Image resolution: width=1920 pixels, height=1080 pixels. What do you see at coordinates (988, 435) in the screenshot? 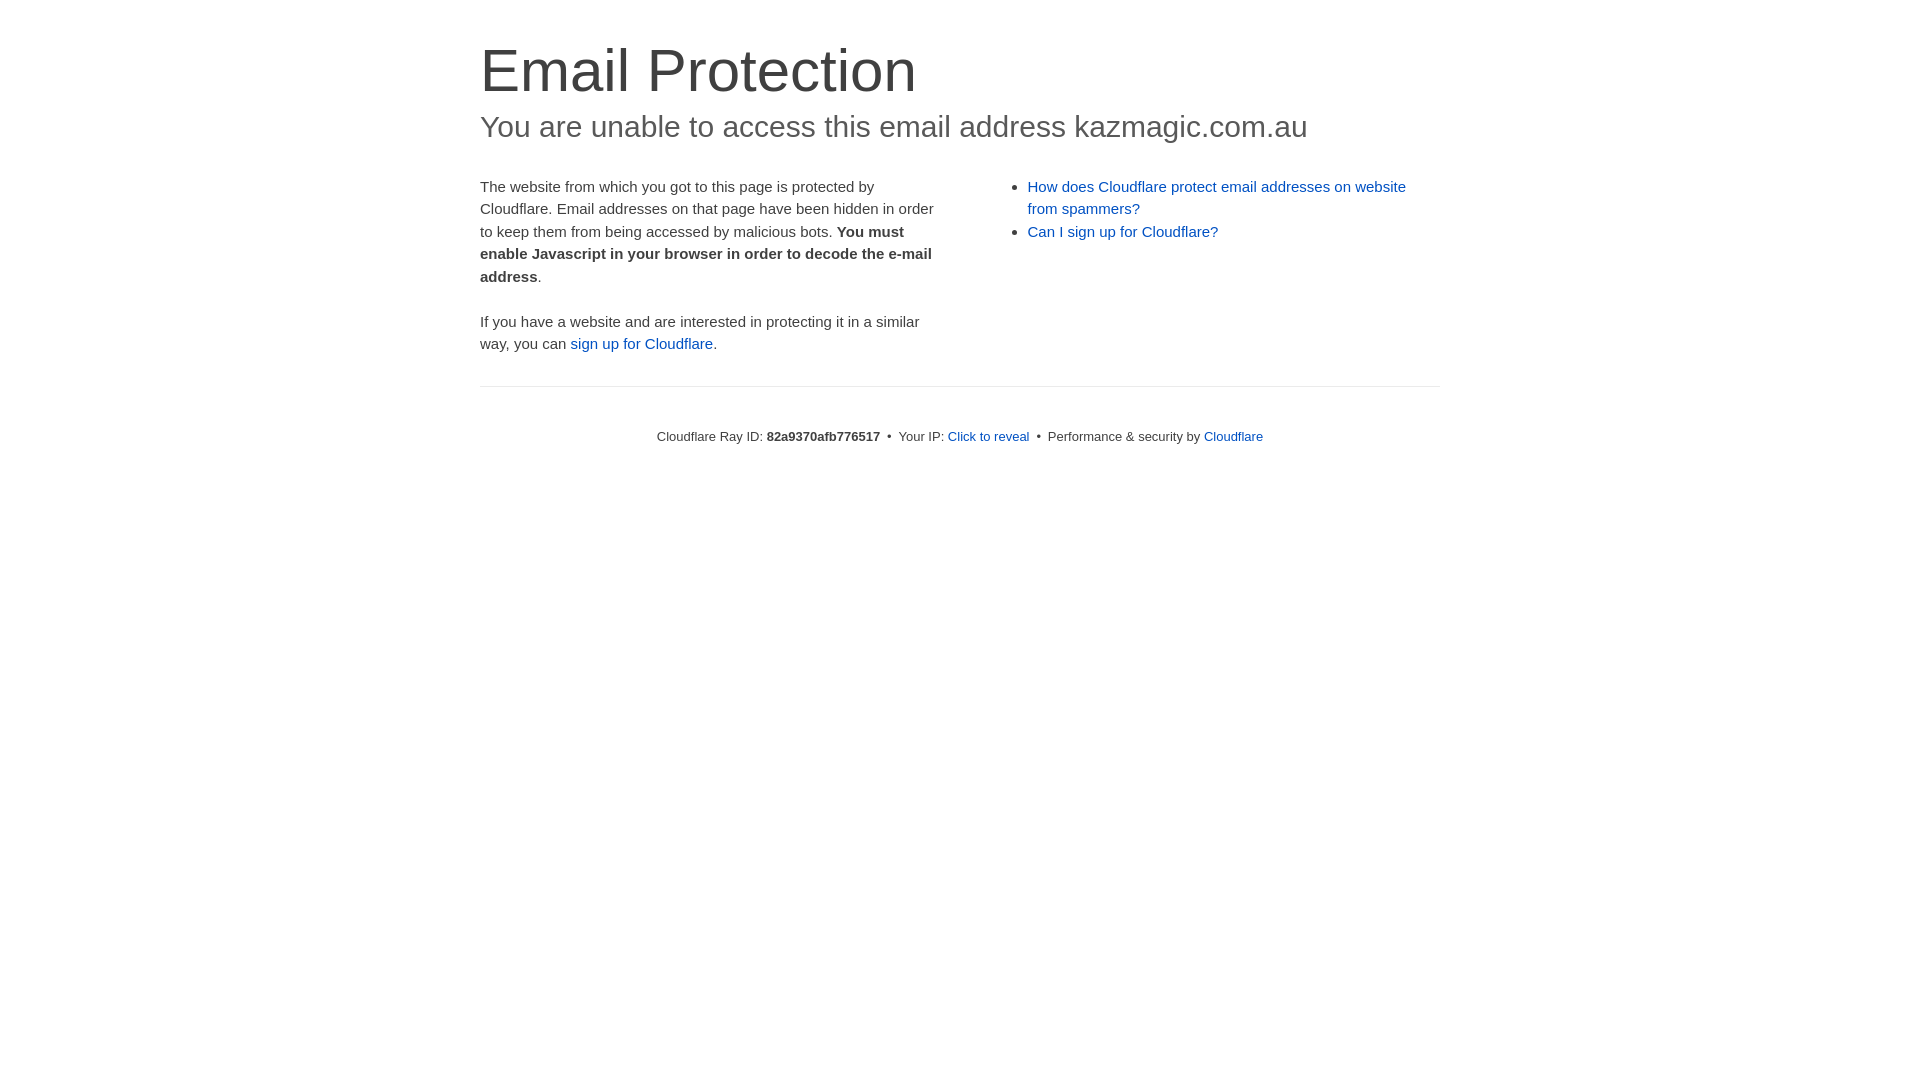
I see `'Click to reveal'` at bounding box center [988, 435].